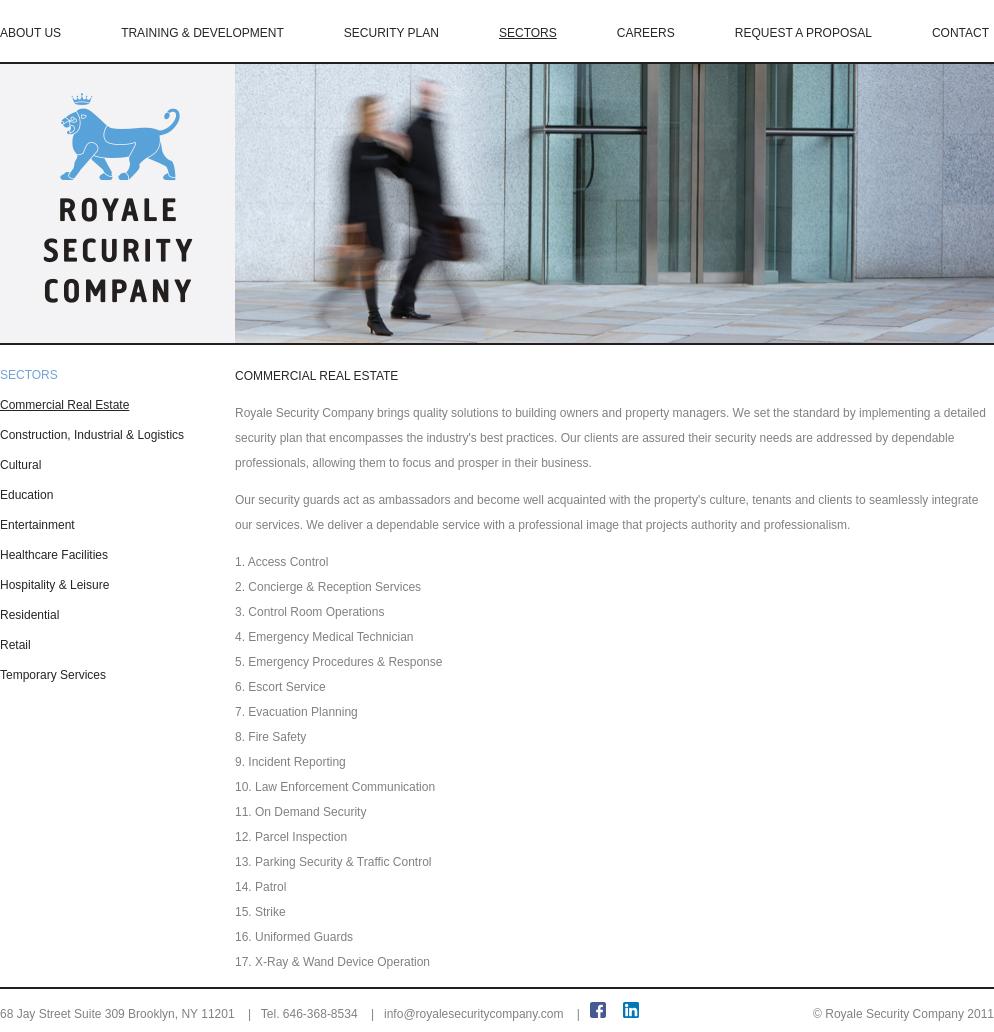 This screenshot has width=994, height=1032. What do you see at coordinates (802, 33) in the screenshot?
I see `'REQUEST A PROPOSAL'` at bounding box center [802, 33].